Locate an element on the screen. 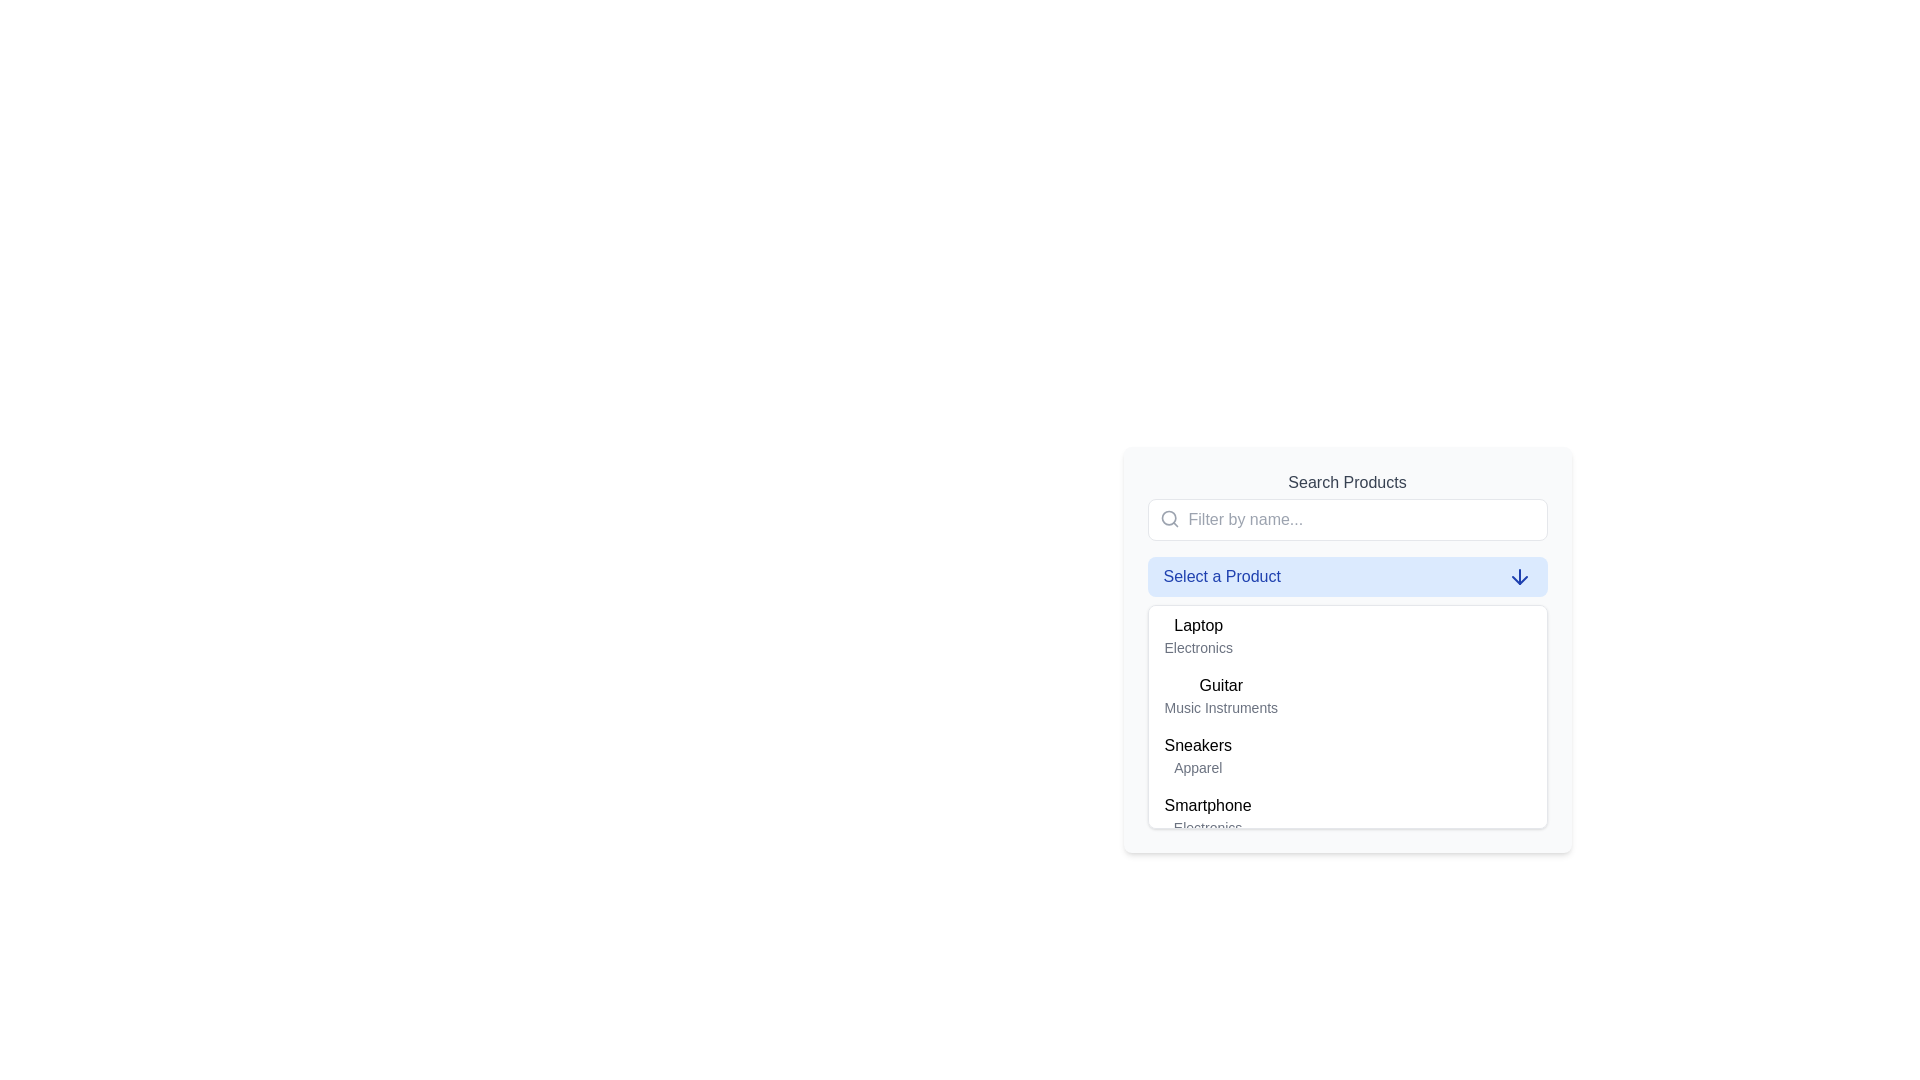 The image size is (1920, 1080). the 'Smartphone' category label within the dropdown menu is located at coordinates (1207, 805).